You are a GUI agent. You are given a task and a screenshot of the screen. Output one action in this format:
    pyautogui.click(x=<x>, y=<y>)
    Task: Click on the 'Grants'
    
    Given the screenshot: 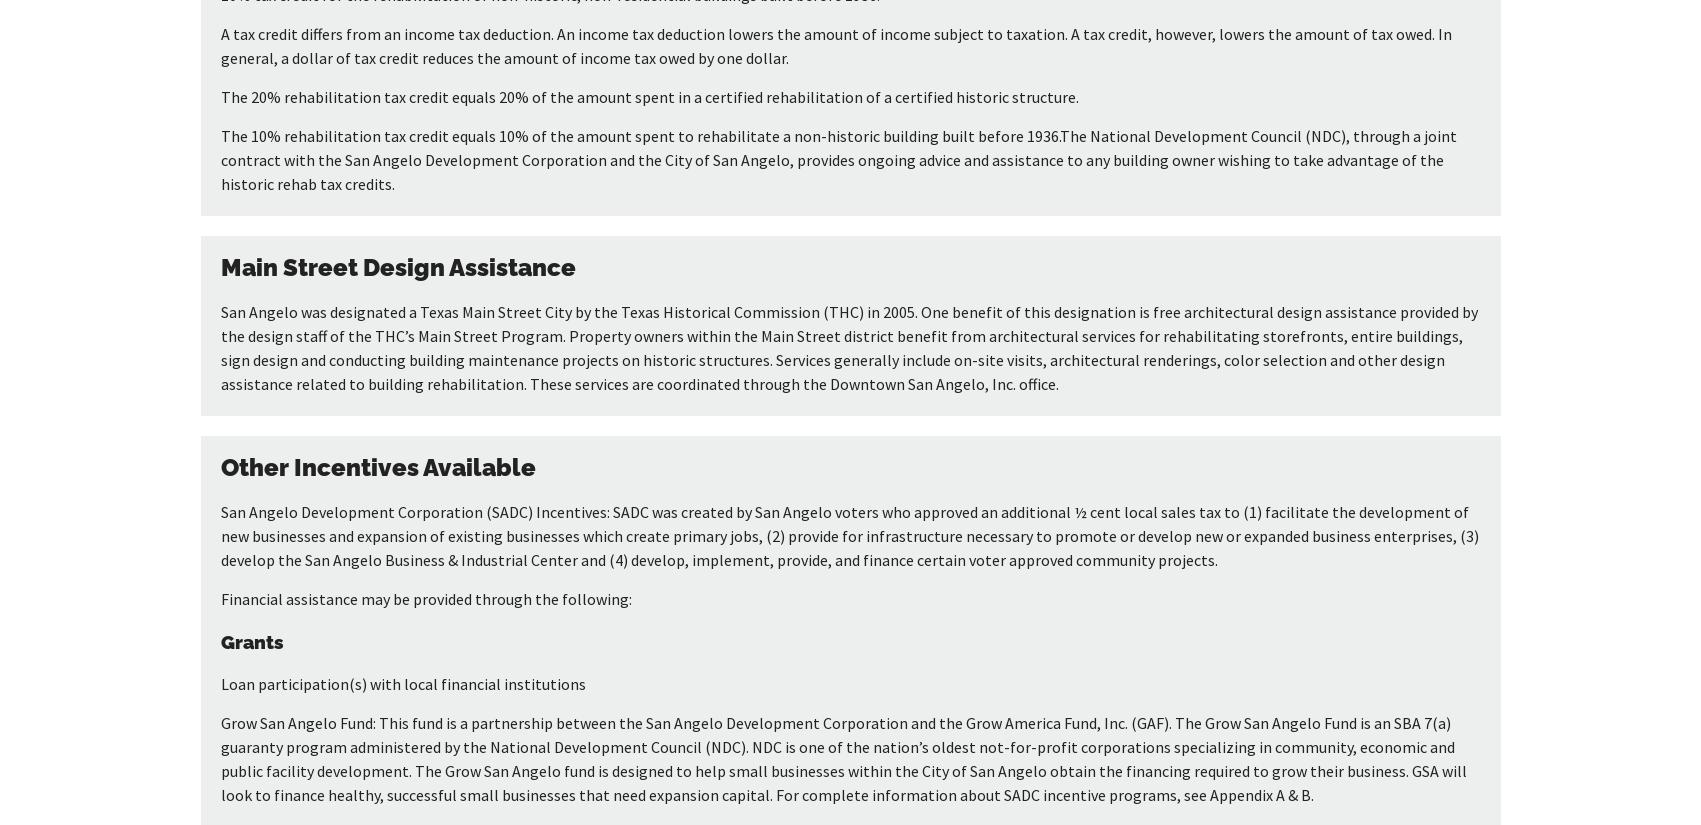 What is the action you would take?
    pyautogui.click(x=251, y=640)
    